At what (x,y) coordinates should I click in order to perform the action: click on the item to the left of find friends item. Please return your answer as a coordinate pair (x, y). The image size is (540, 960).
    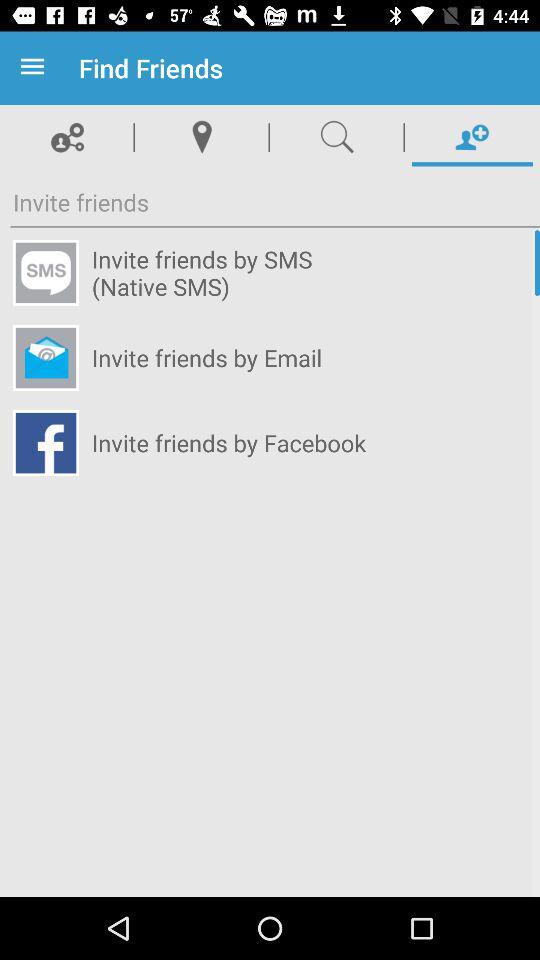
    Looking at the image, I should click on (36, 68).